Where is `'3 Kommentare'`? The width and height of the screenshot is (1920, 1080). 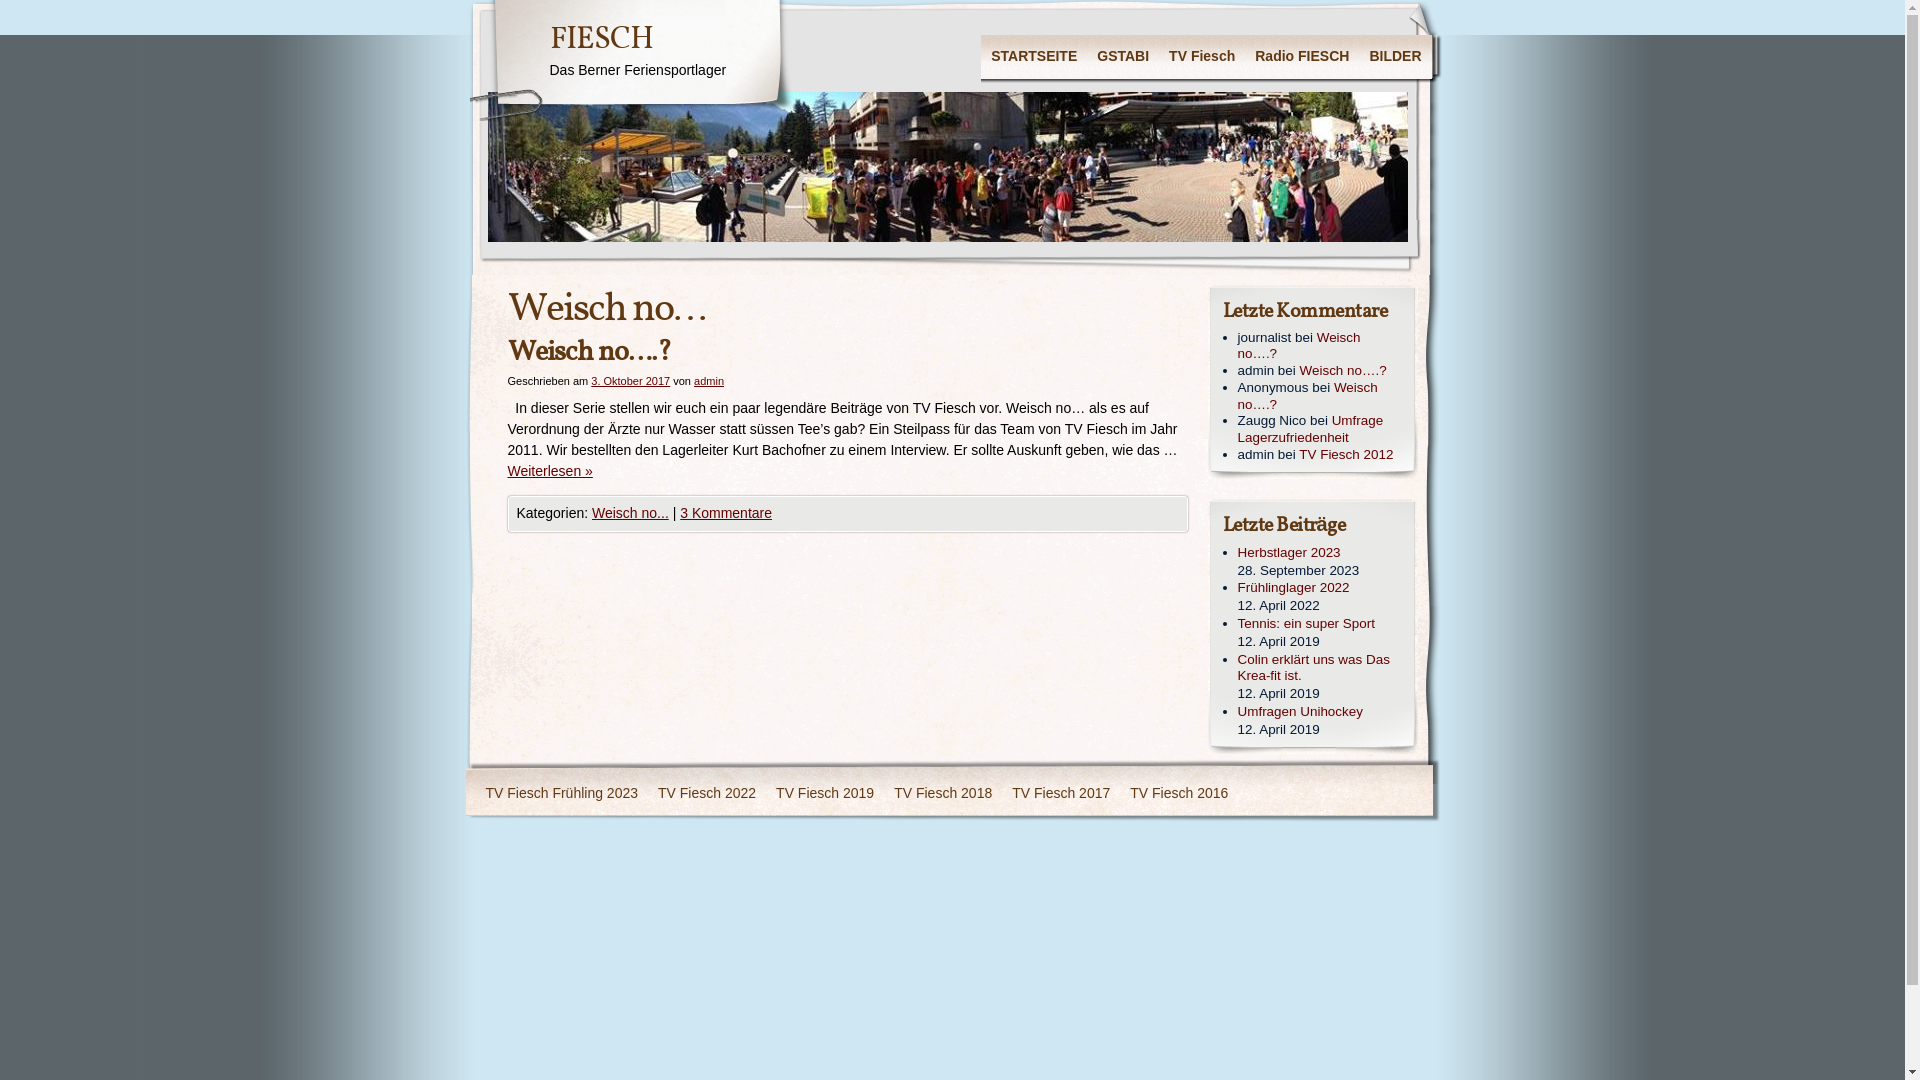 '3 Kommentare' is located at coordinates (724, 512).